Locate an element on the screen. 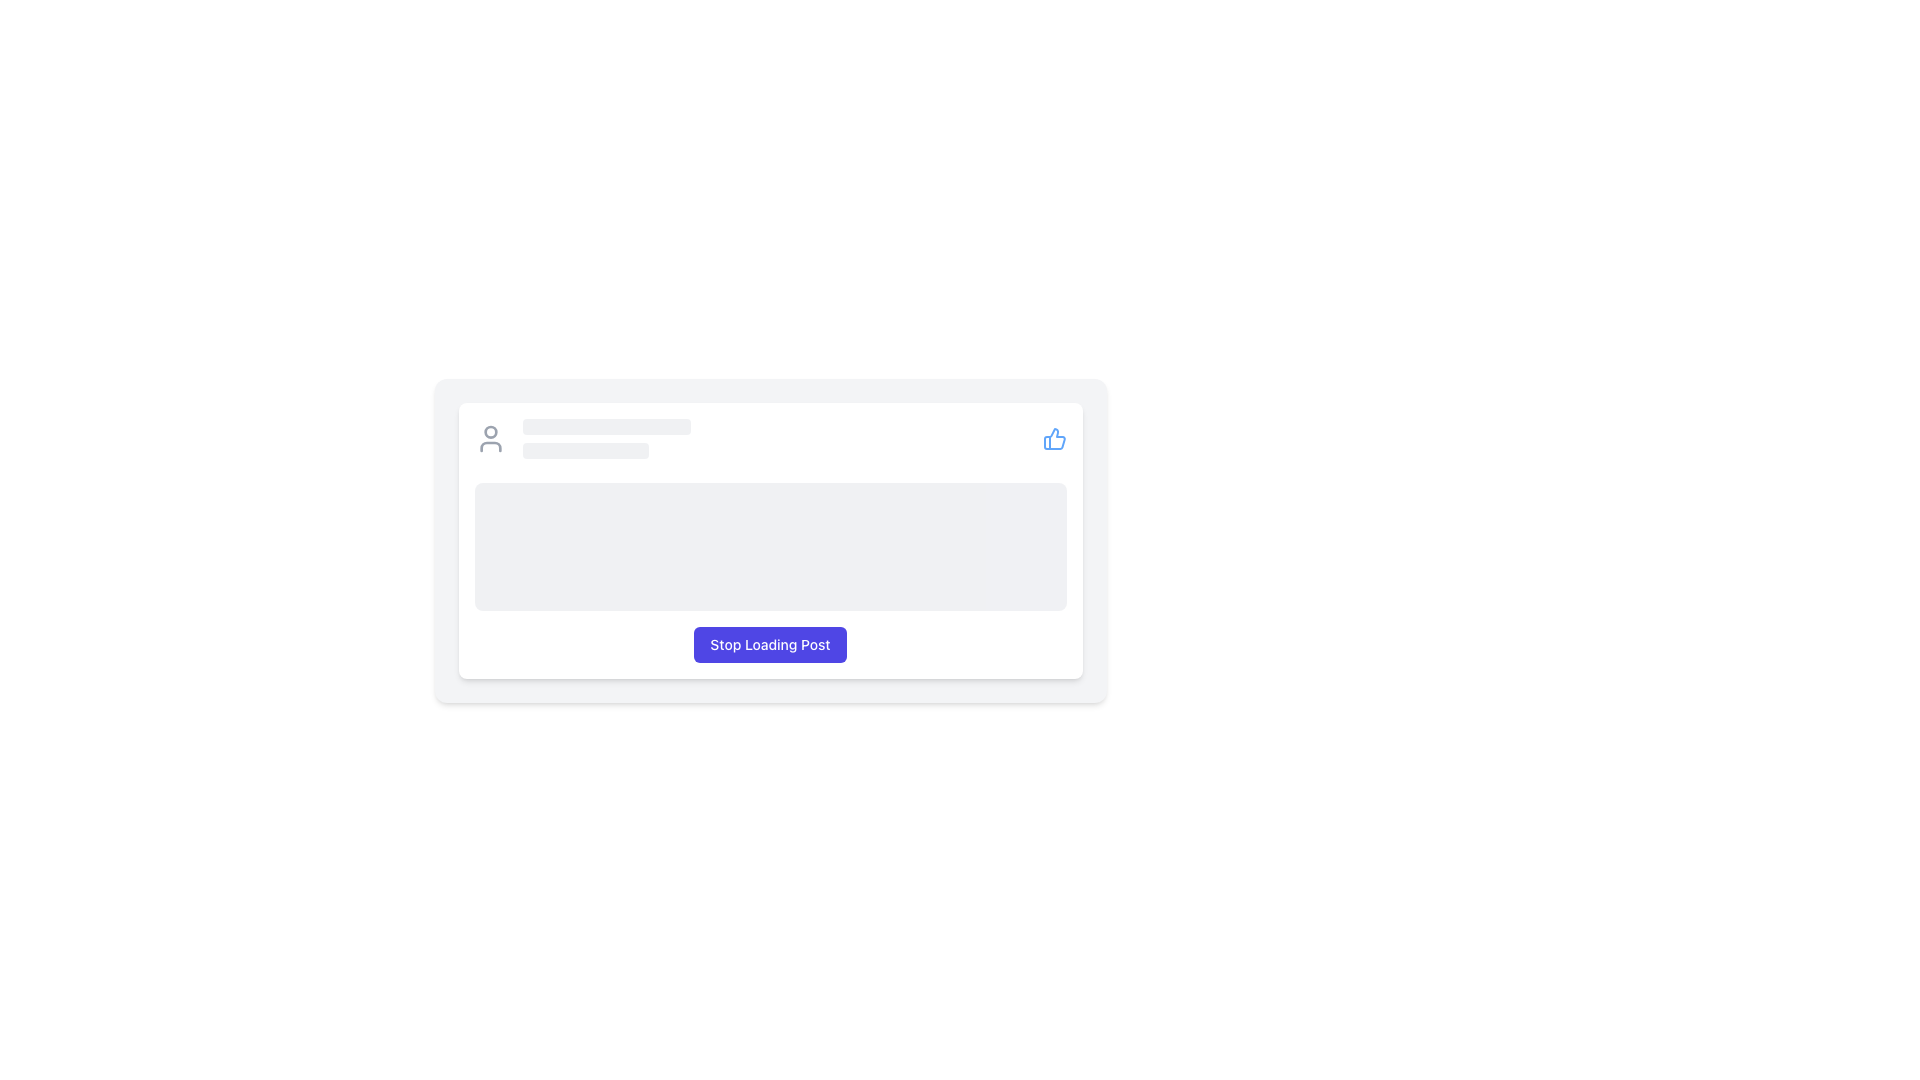 This screenshot has width=1920, height=1080. the torso part of the avatar symbol, which is located in the lower part of the circular user avatar representation is located at coordinates (490, 446).